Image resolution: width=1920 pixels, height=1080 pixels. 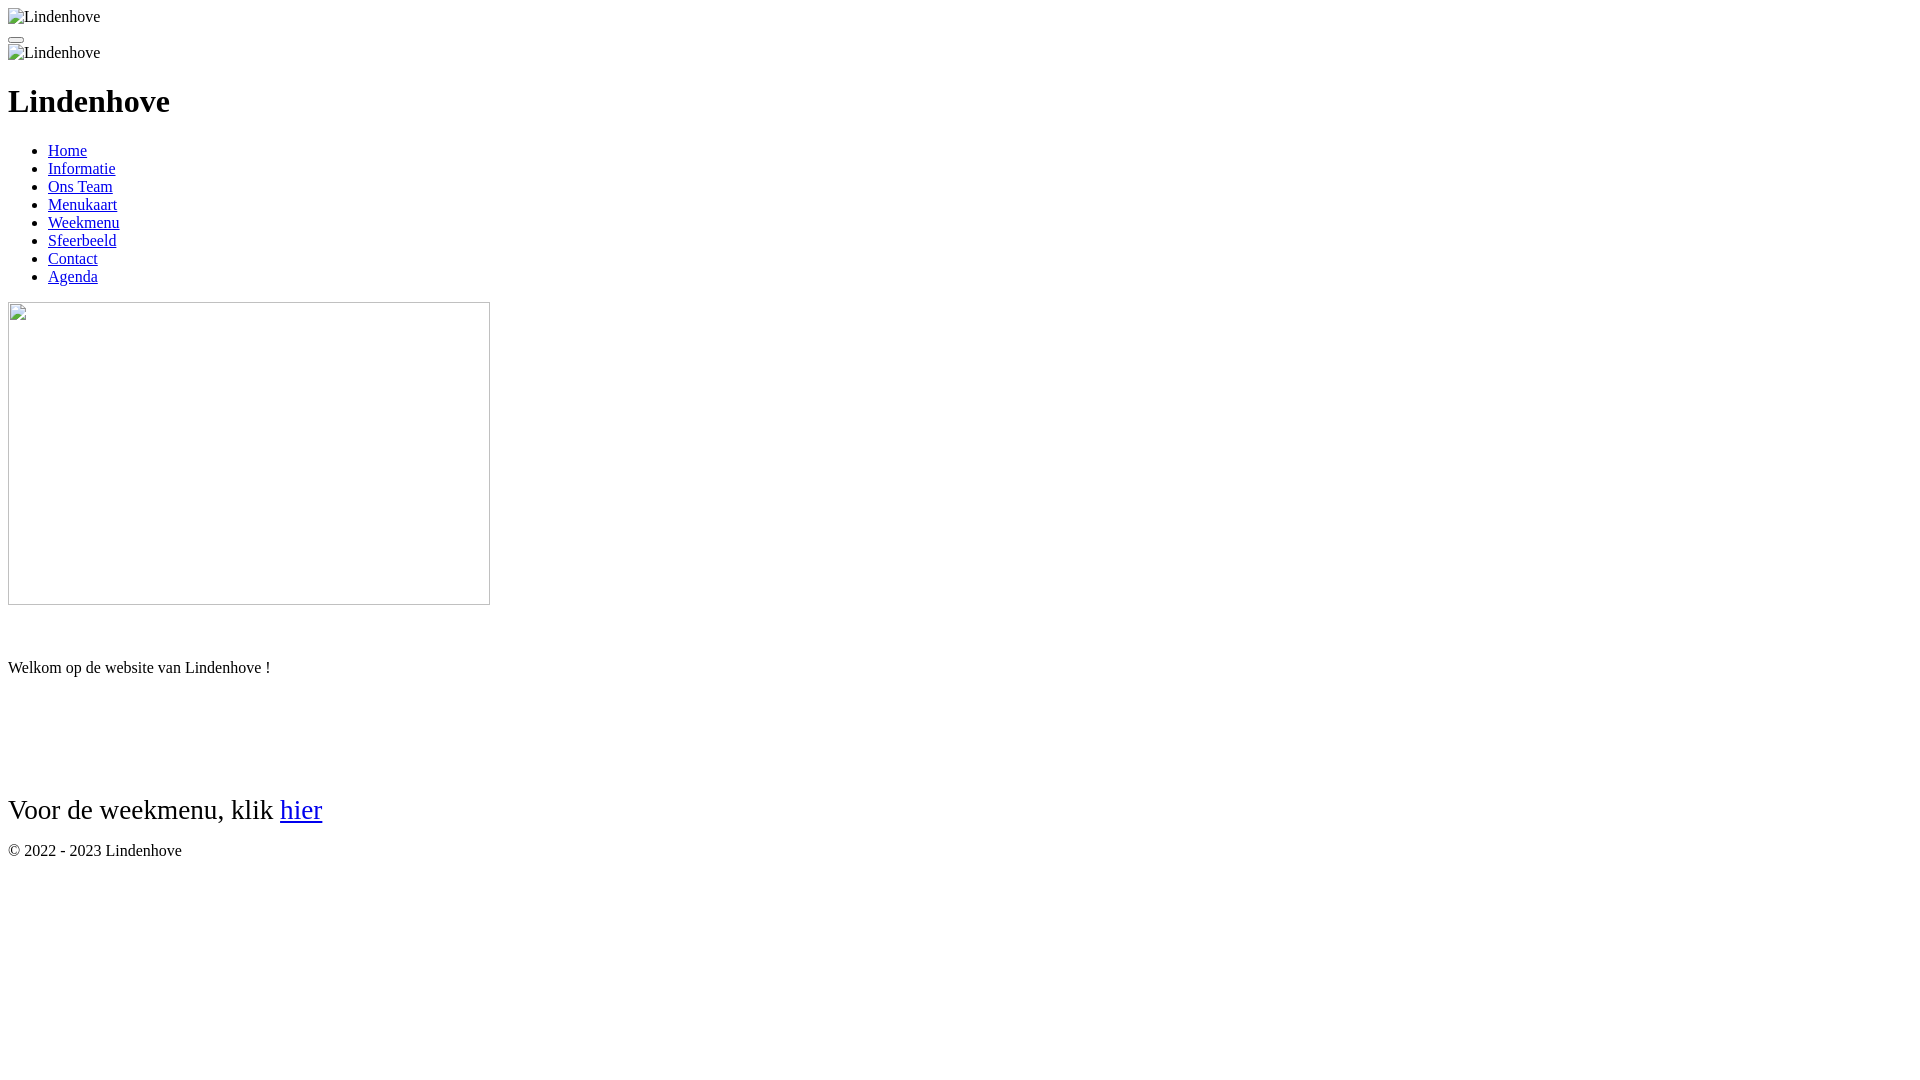 I want to click on 'Agenda', so click(x=72, y=276).